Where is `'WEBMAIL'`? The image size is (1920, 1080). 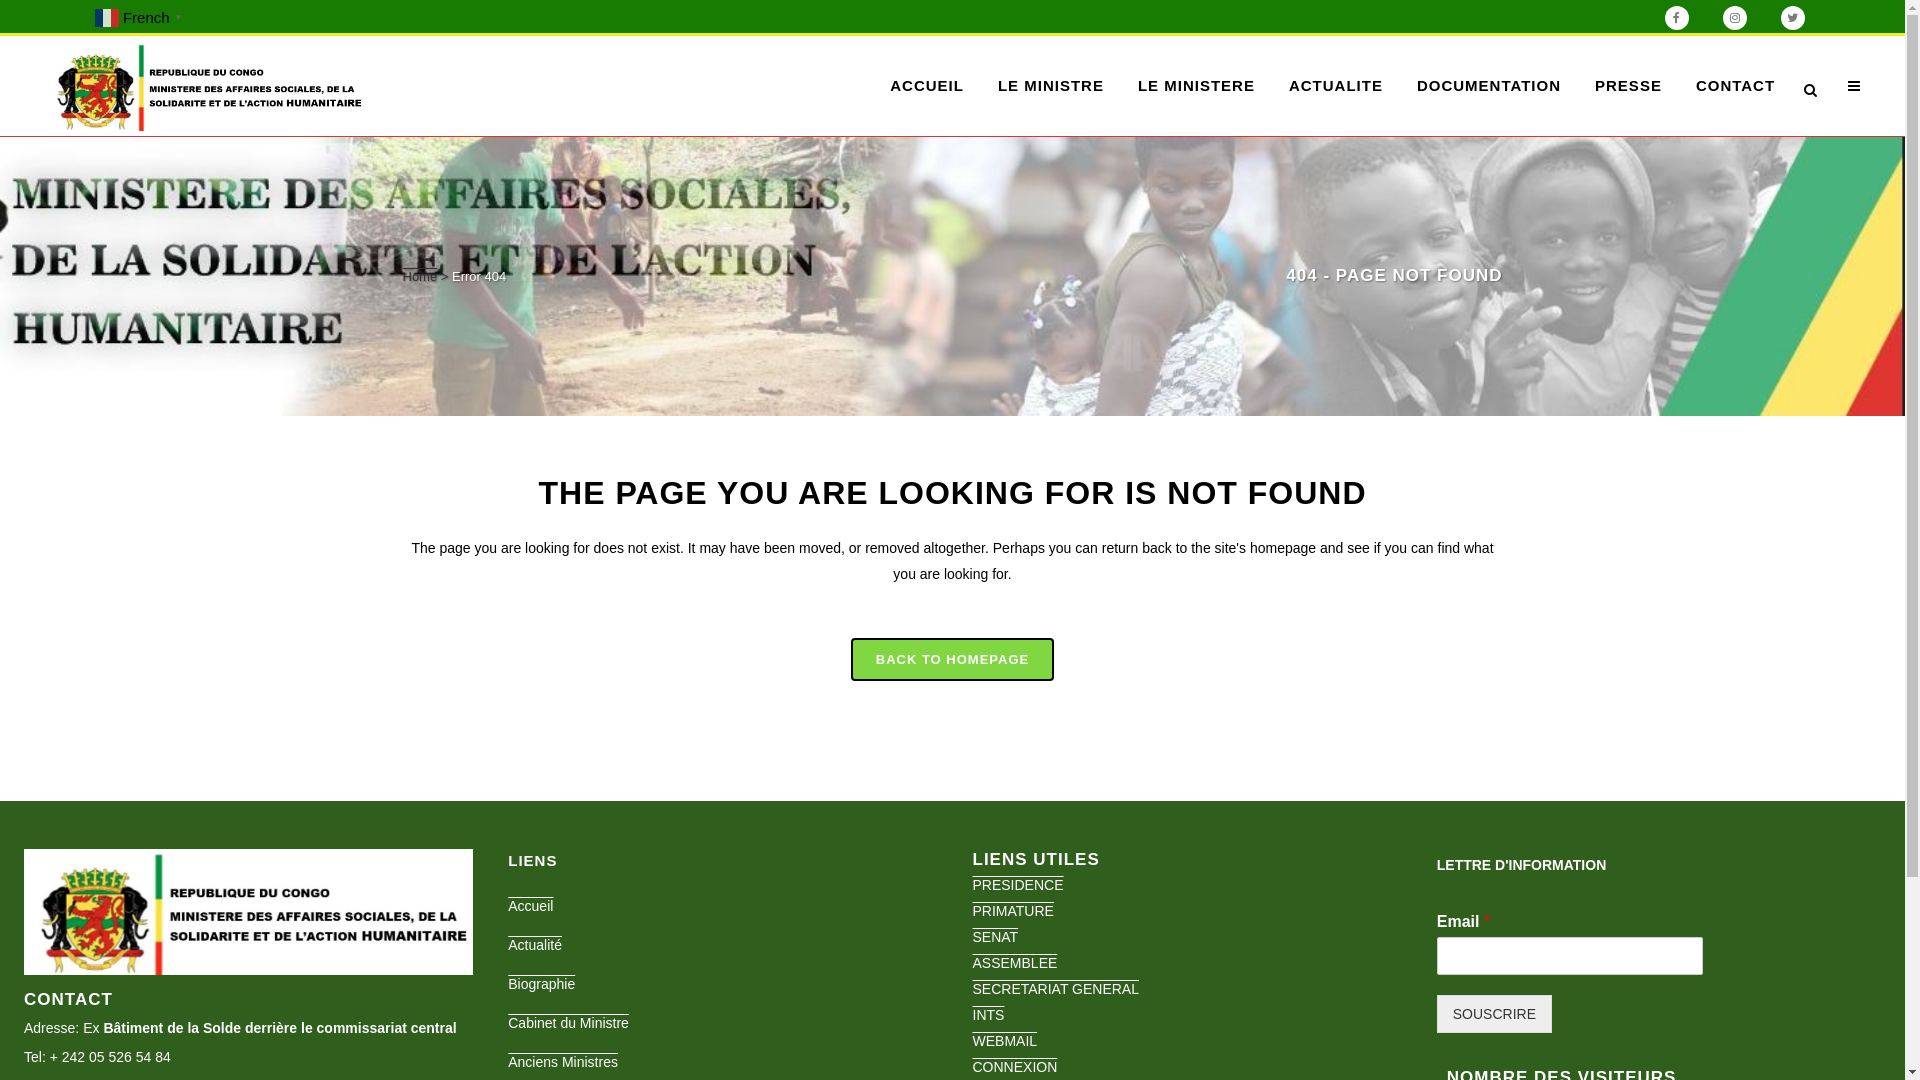
'WEBMAIL' is located at coordinates (1004, 1040).